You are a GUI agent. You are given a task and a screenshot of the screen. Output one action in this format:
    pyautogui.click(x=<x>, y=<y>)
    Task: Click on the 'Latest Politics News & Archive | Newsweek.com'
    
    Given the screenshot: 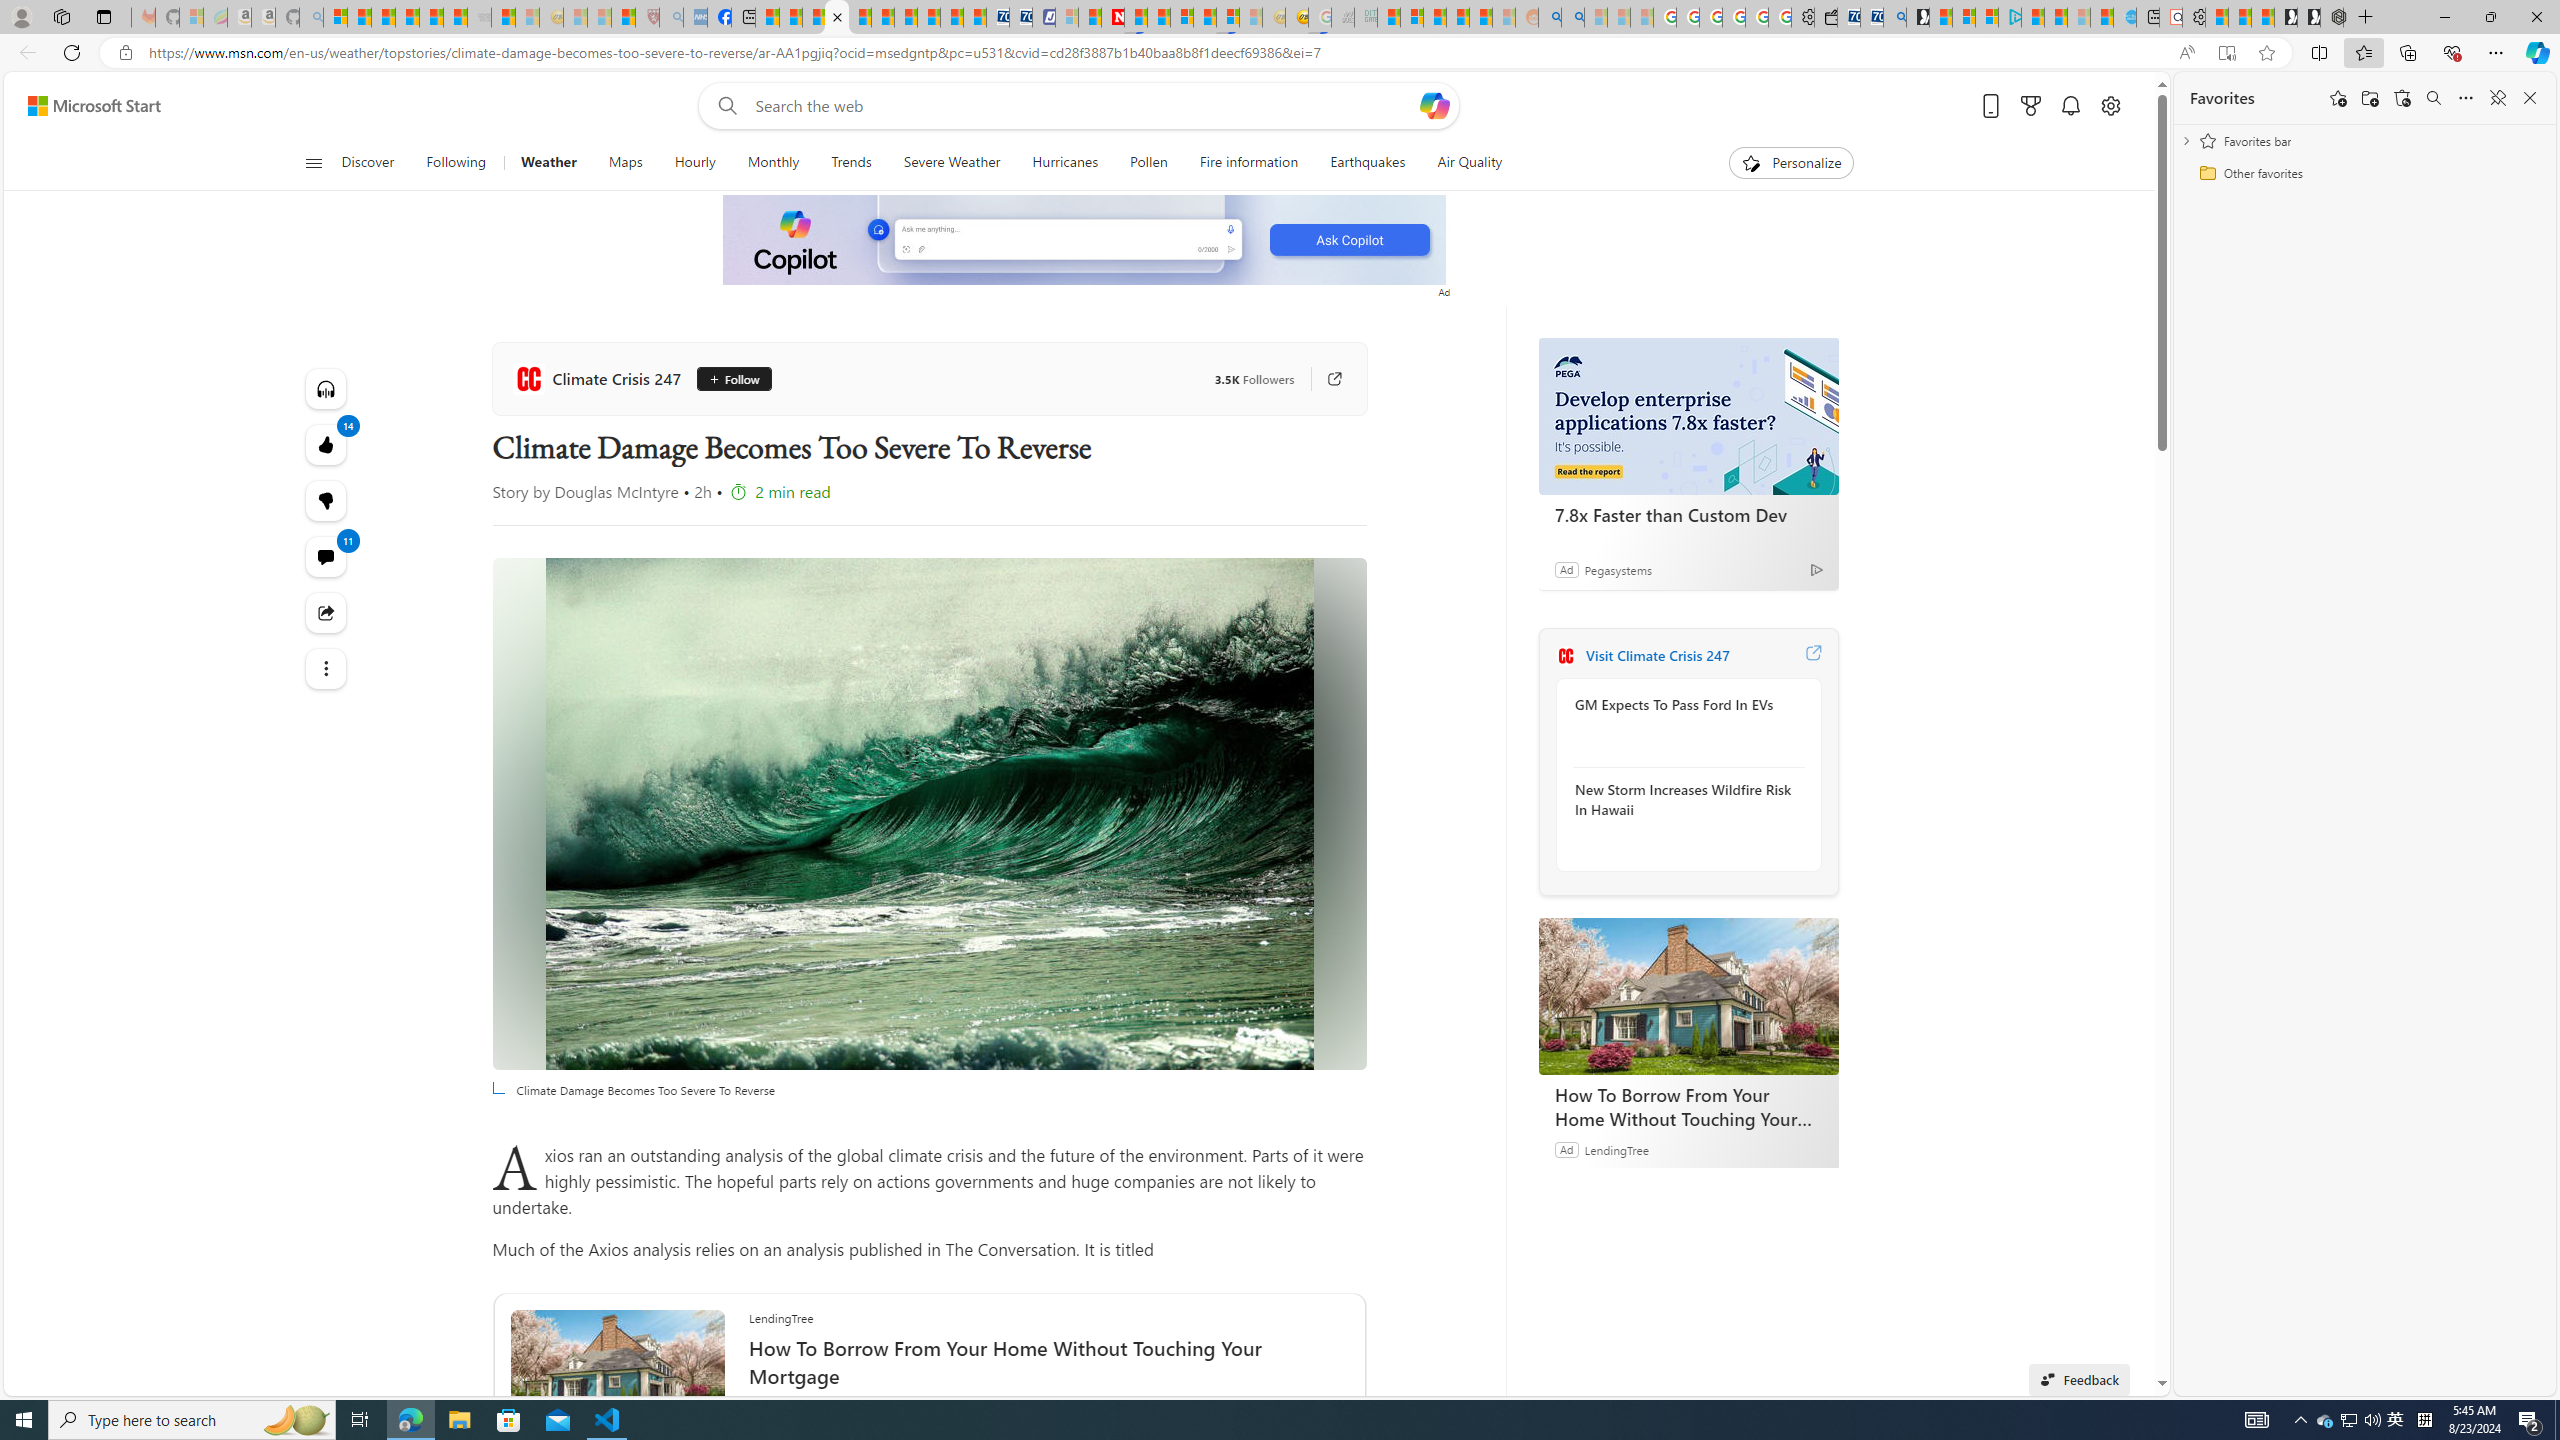 What is the action you would take?
    pyautogui.click(x=1112, y=16)
    